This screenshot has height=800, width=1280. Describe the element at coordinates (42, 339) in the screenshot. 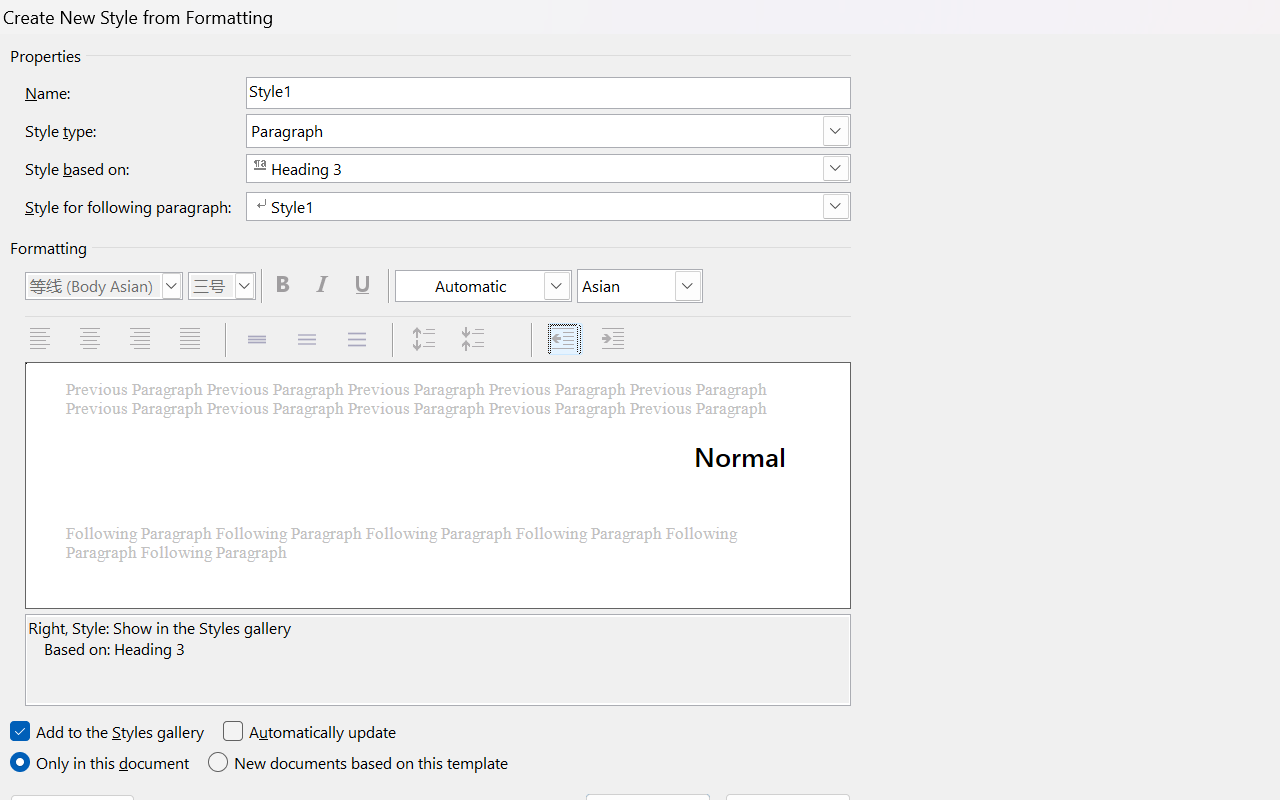

I see `'Align Left'` at that location.